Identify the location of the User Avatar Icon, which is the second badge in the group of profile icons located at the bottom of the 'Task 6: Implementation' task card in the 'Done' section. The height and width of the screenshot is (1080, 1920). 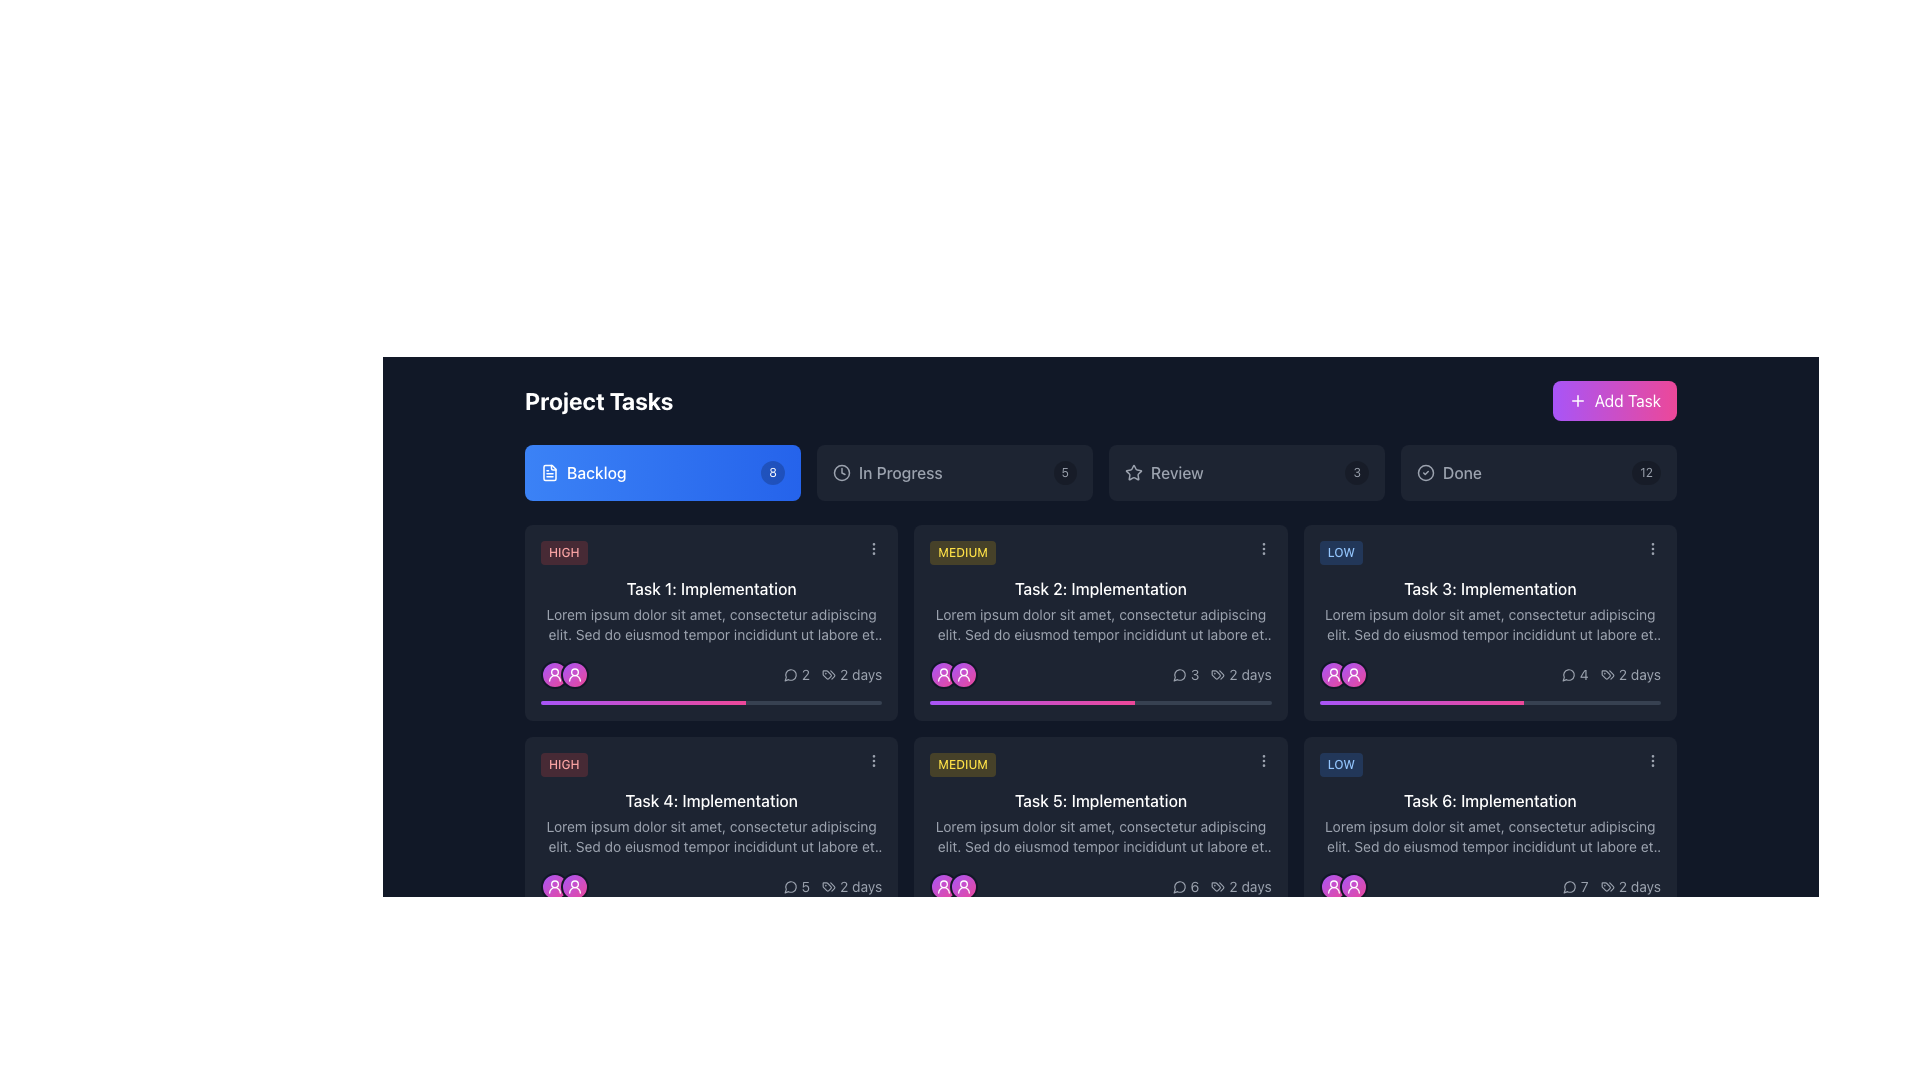
(1353, 886).